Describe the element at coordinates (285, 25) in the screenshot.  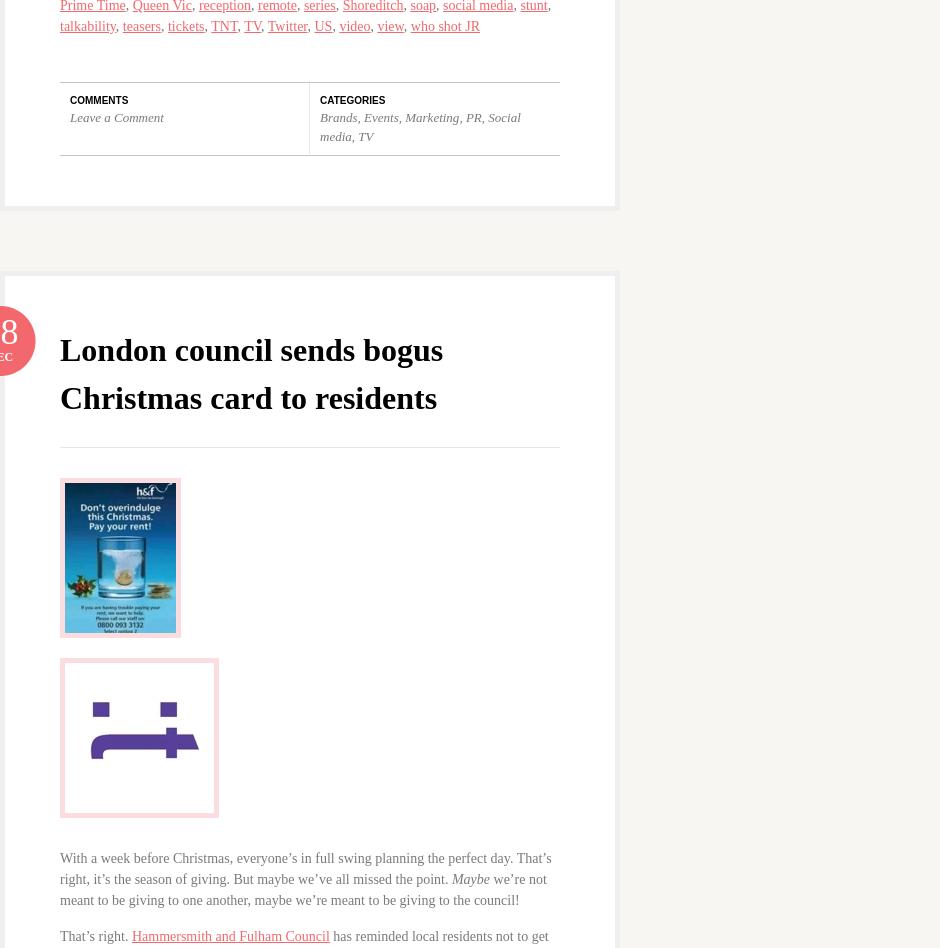
I see `'Twitter'` at that location.